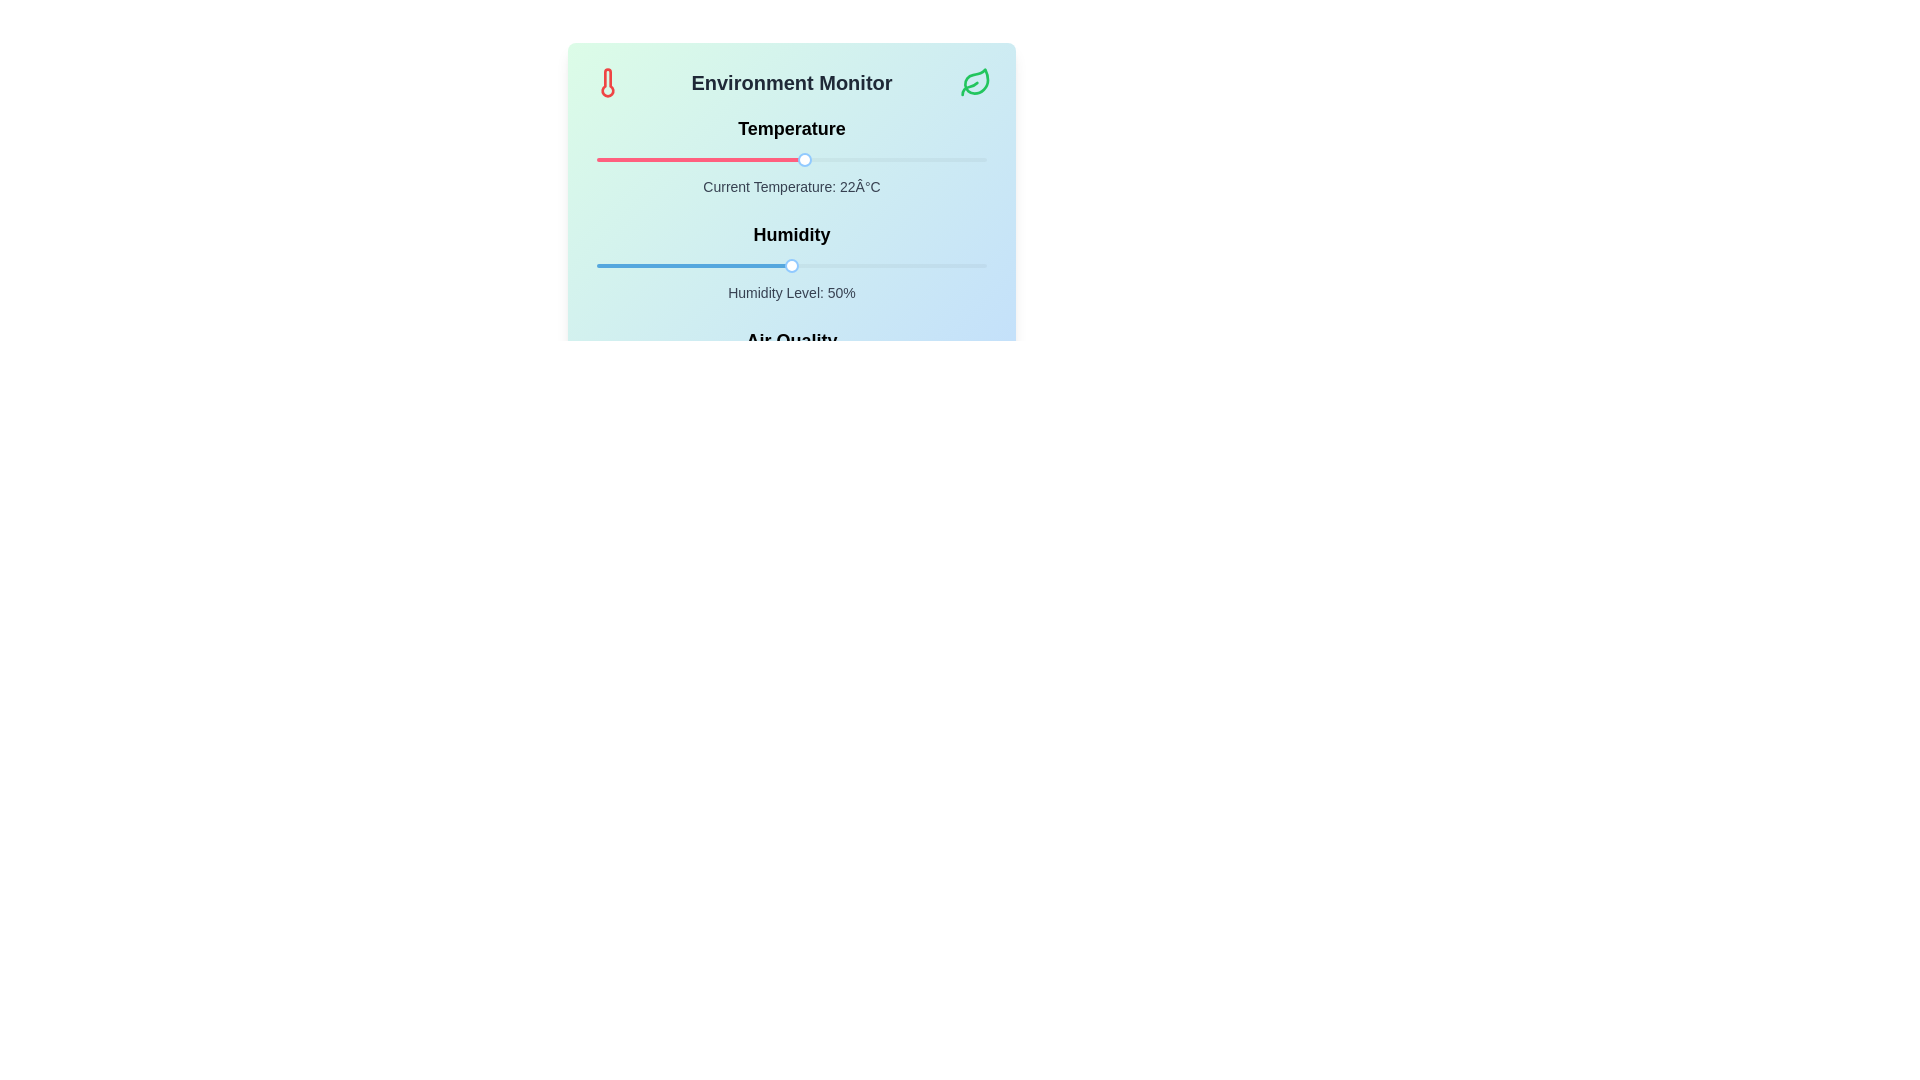  Describe the element at coordinates (943, 265) in the screenshot. I see `humidity` at that location.